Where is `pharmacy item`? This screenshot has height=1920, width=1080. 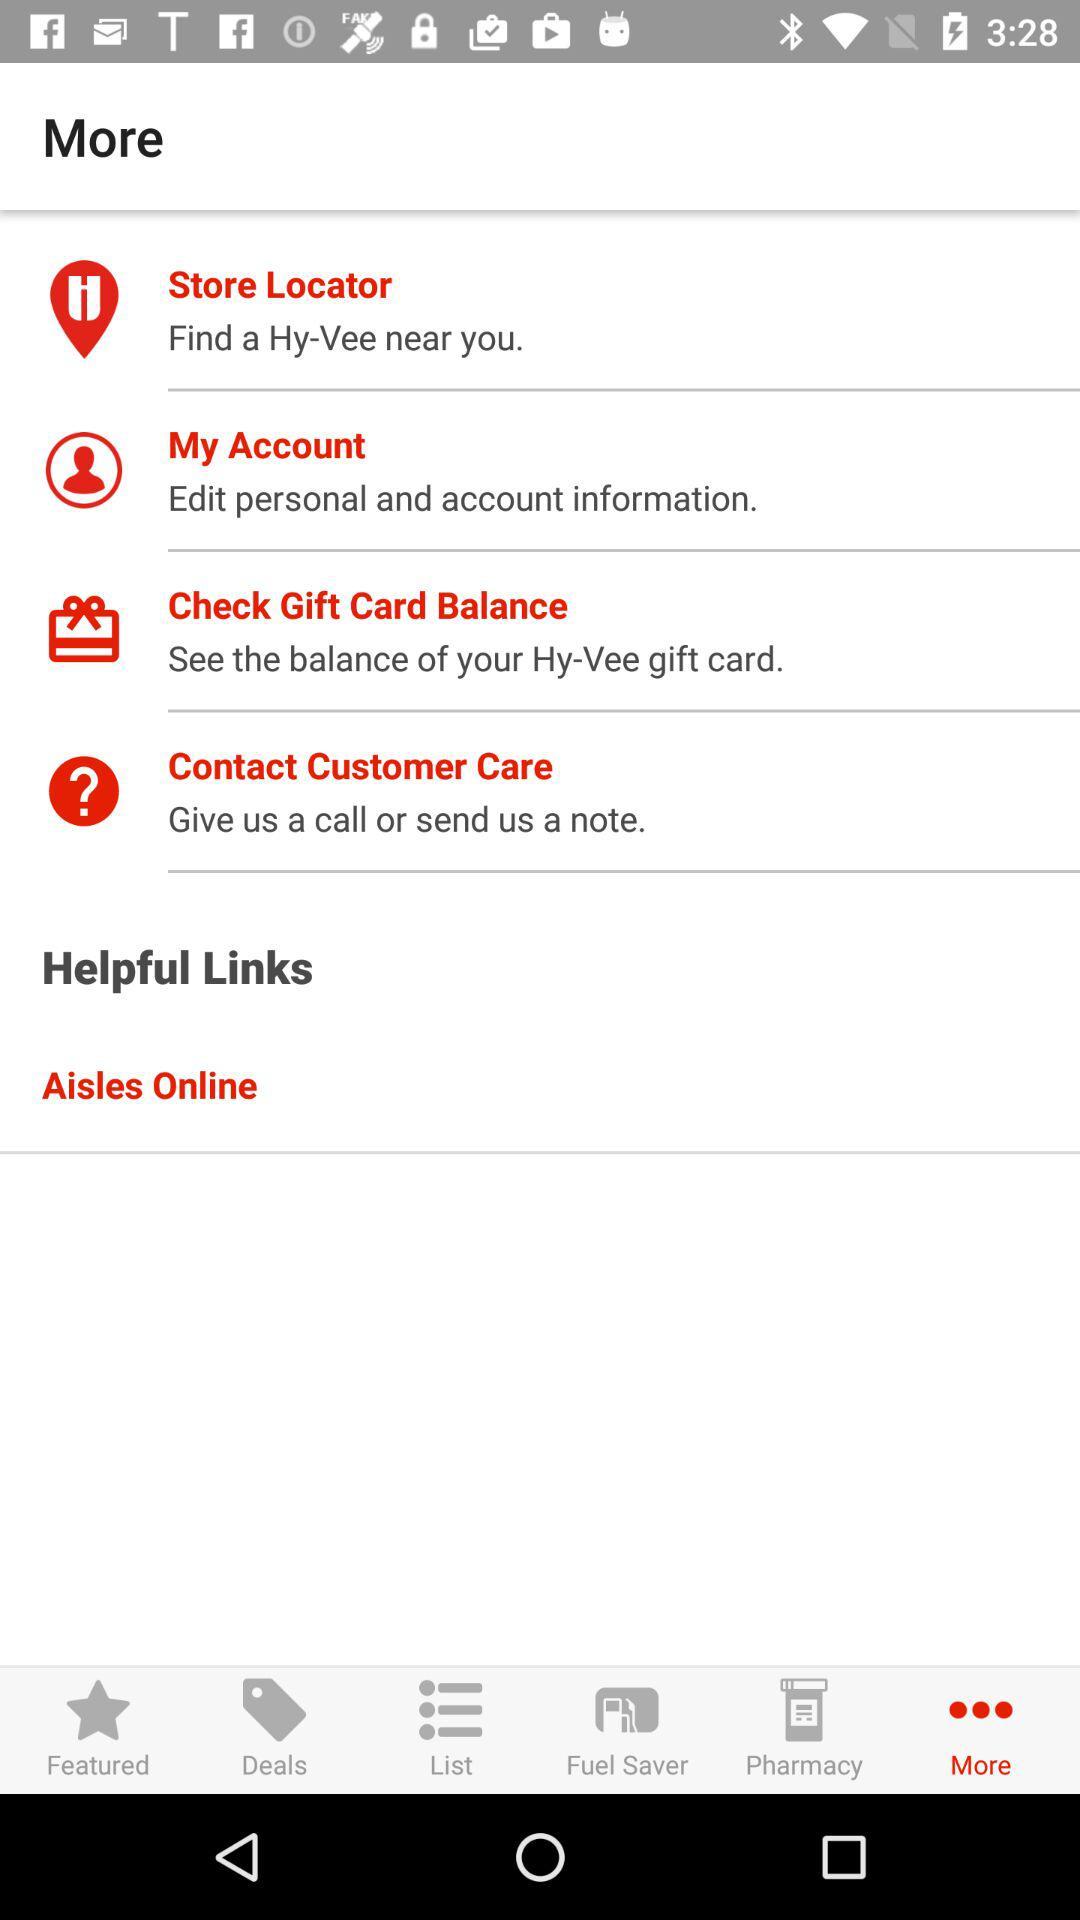
pharmacy item is located at coordinates (802, 1729).